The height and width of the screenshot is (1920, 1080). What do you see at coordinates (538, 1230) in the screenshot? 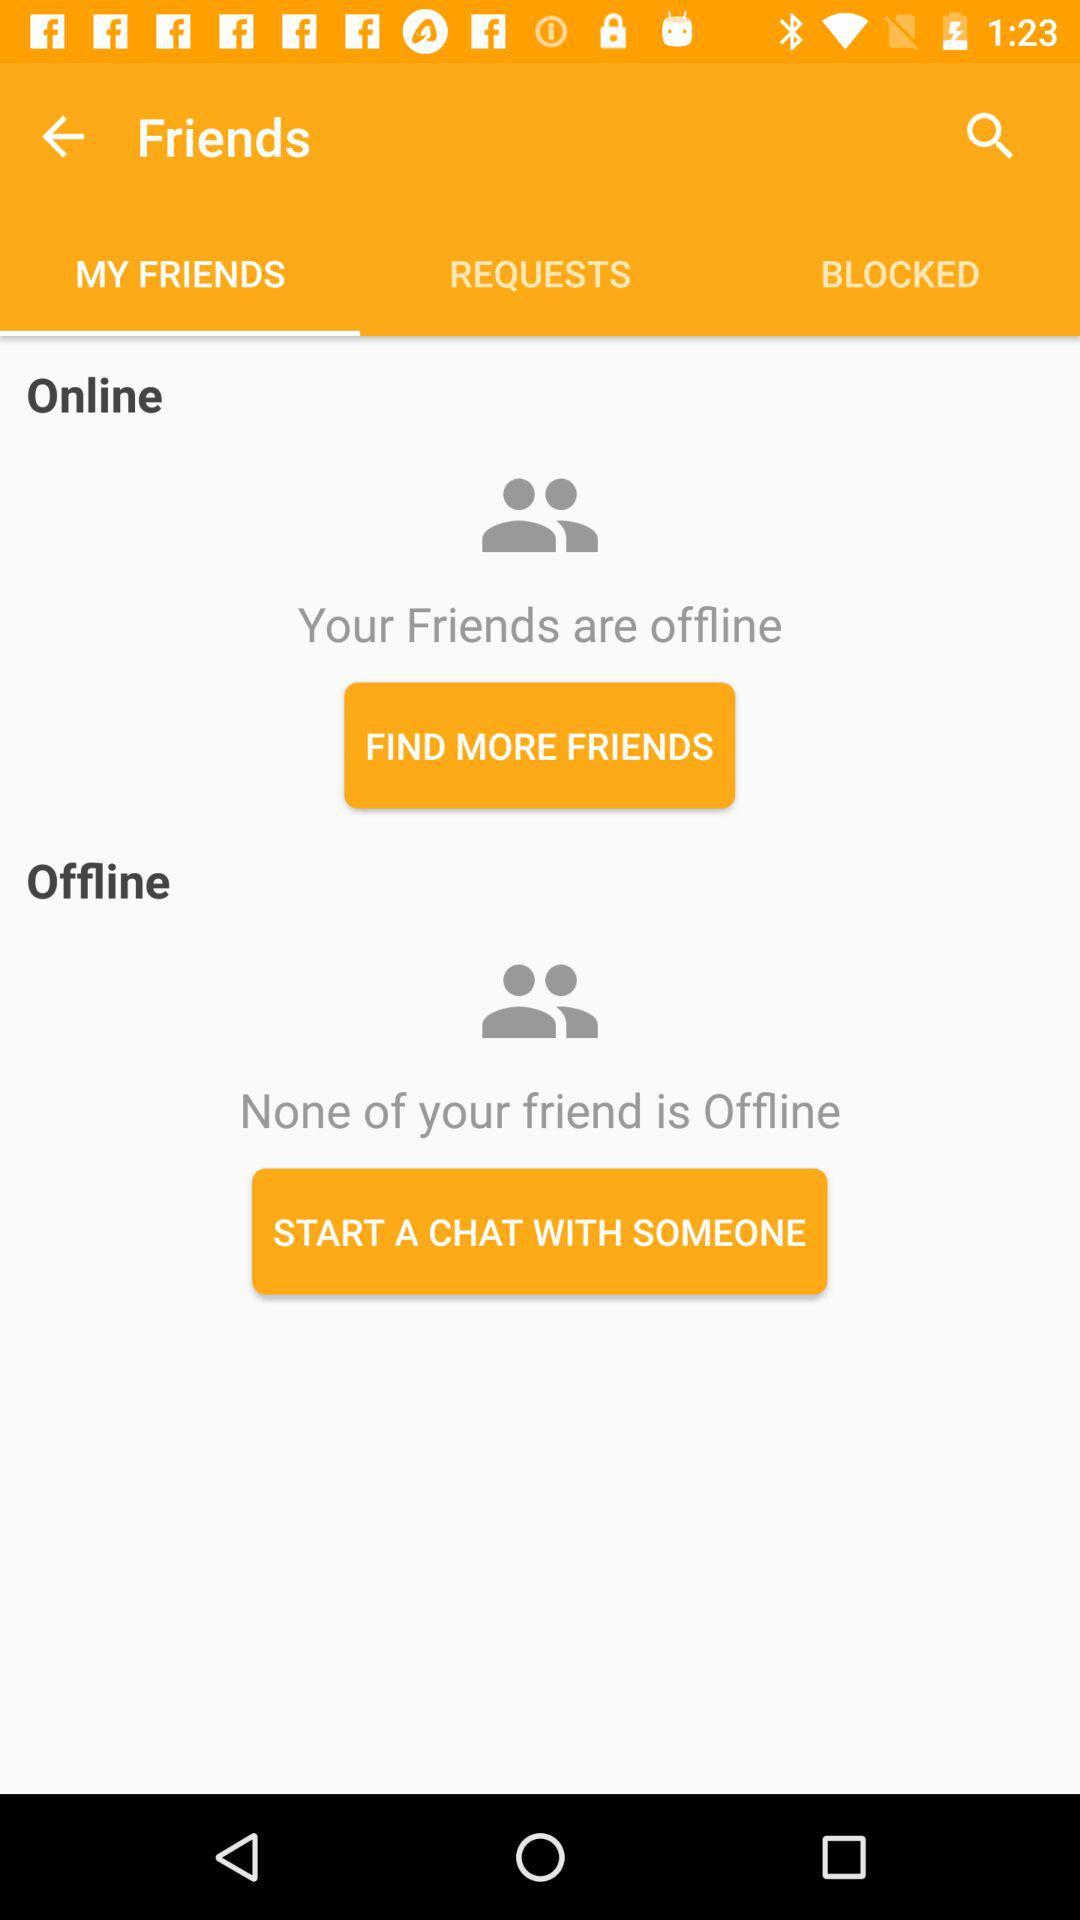
I see `start a chat` at bounding box center [538, 1230].